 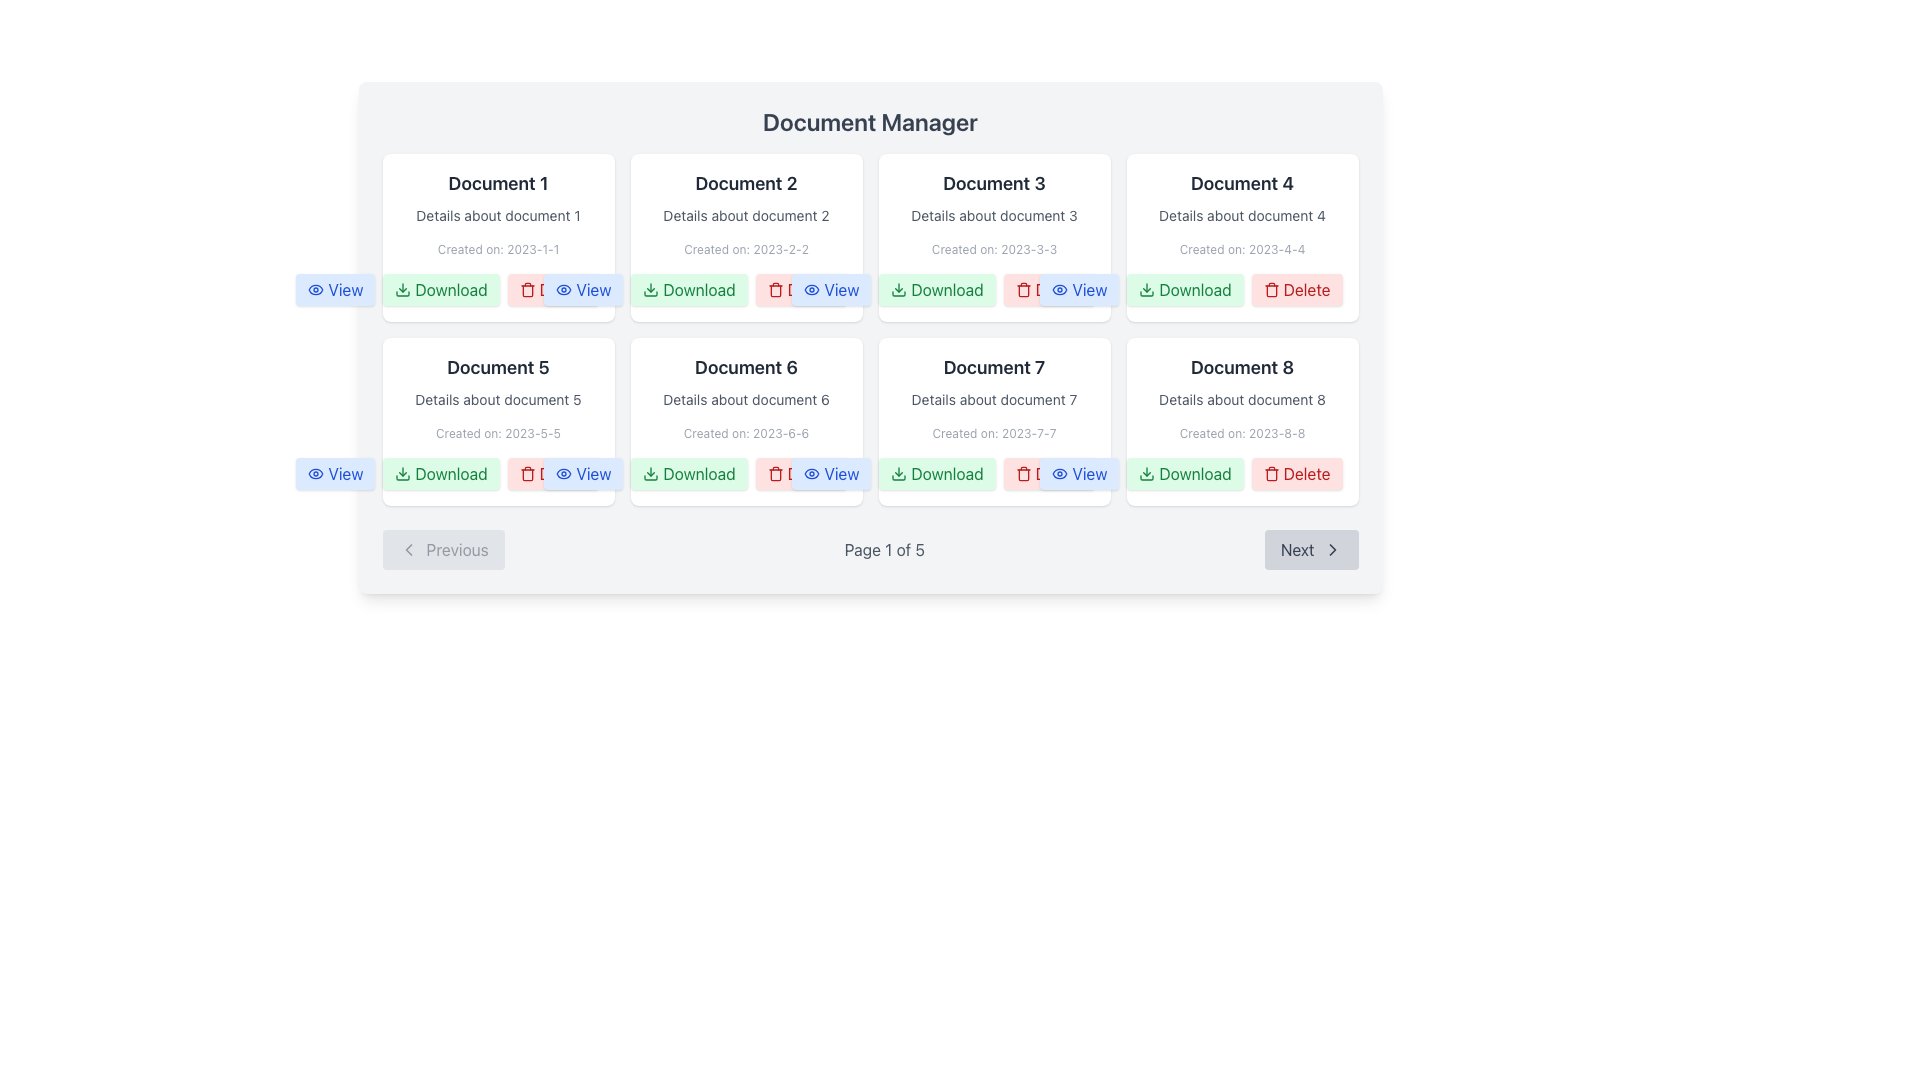 What do you see at coordinates (994, 397) in the screenshot?
I see `the Text Content Display element that shows the title 'Document 7', subtitle 'Details about document 7', and timestamp 'Created on: 2023-7-7'` at bounding box center [994, 397].